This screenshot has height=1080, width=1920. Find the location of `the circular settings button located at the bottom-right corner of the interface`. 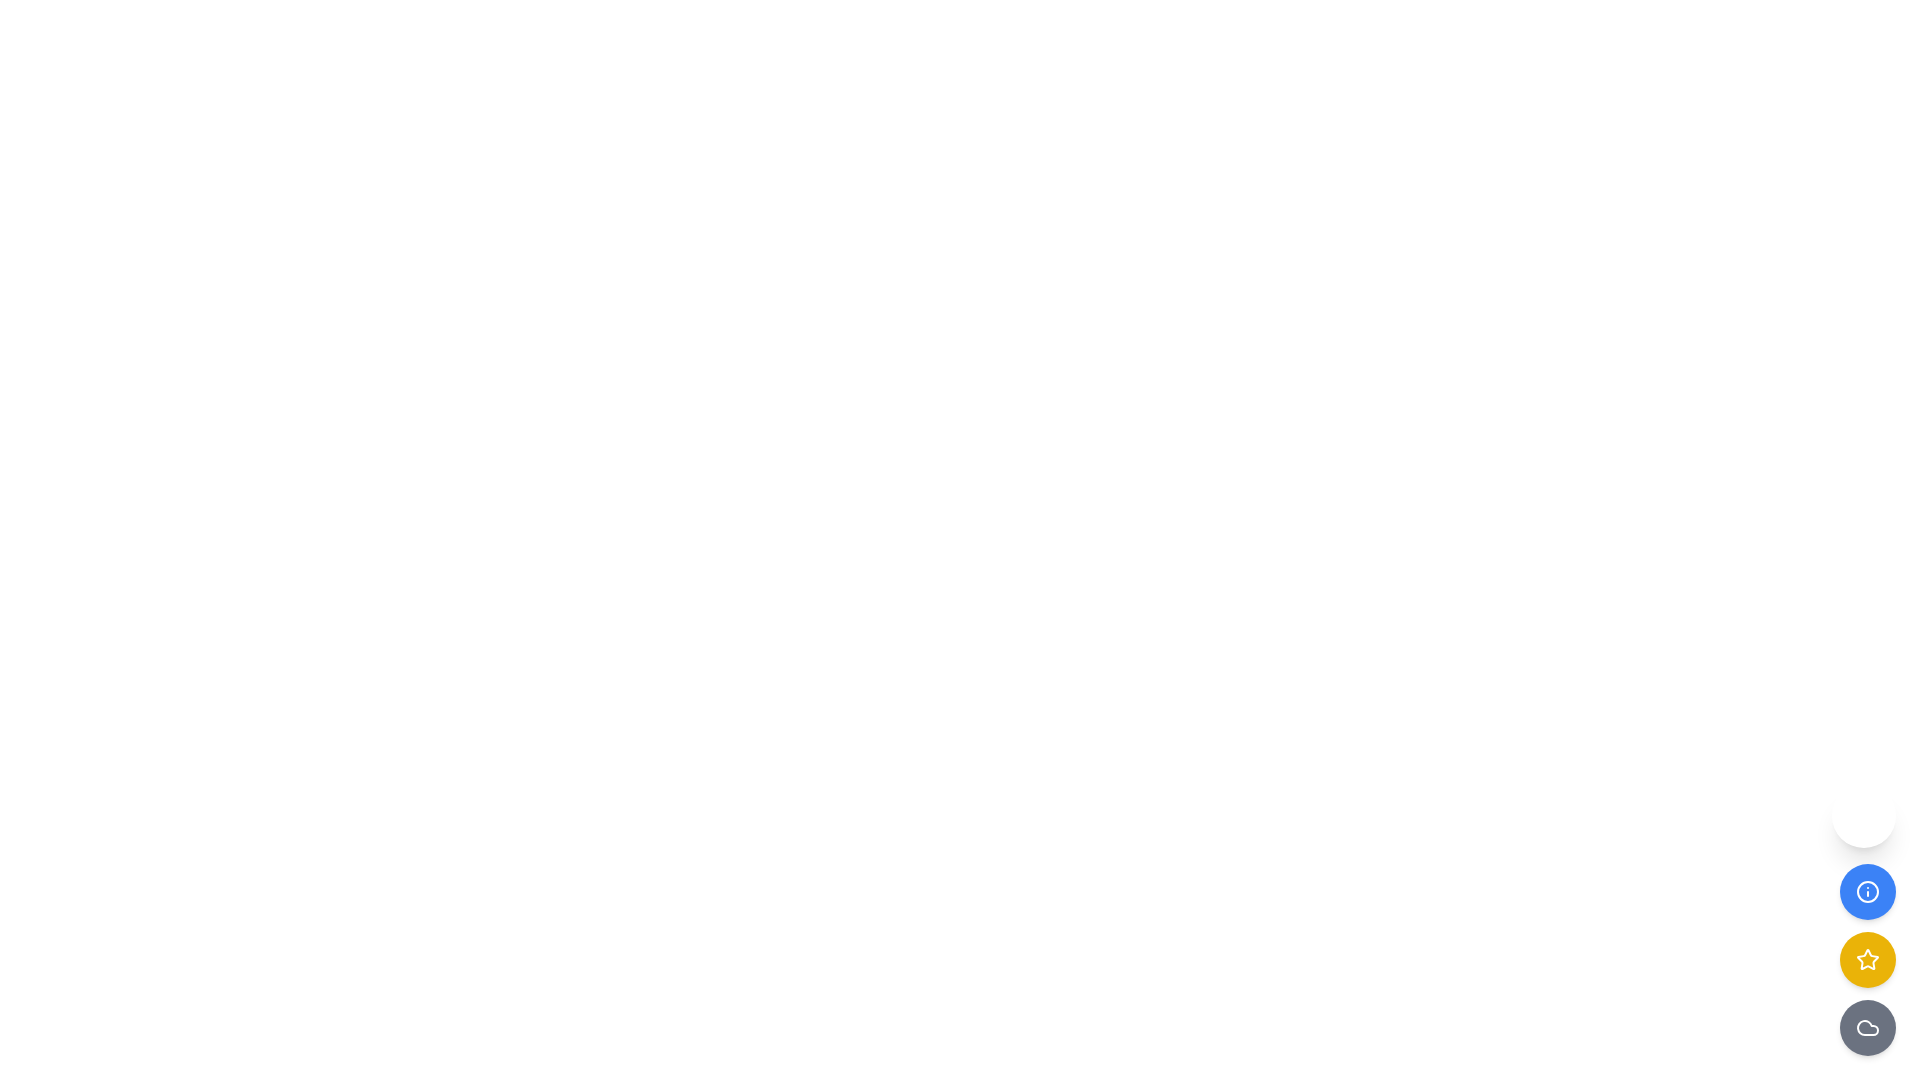

the circular settings button located at the bottom-right corner of the interface is located at coordinates (1862, 816).